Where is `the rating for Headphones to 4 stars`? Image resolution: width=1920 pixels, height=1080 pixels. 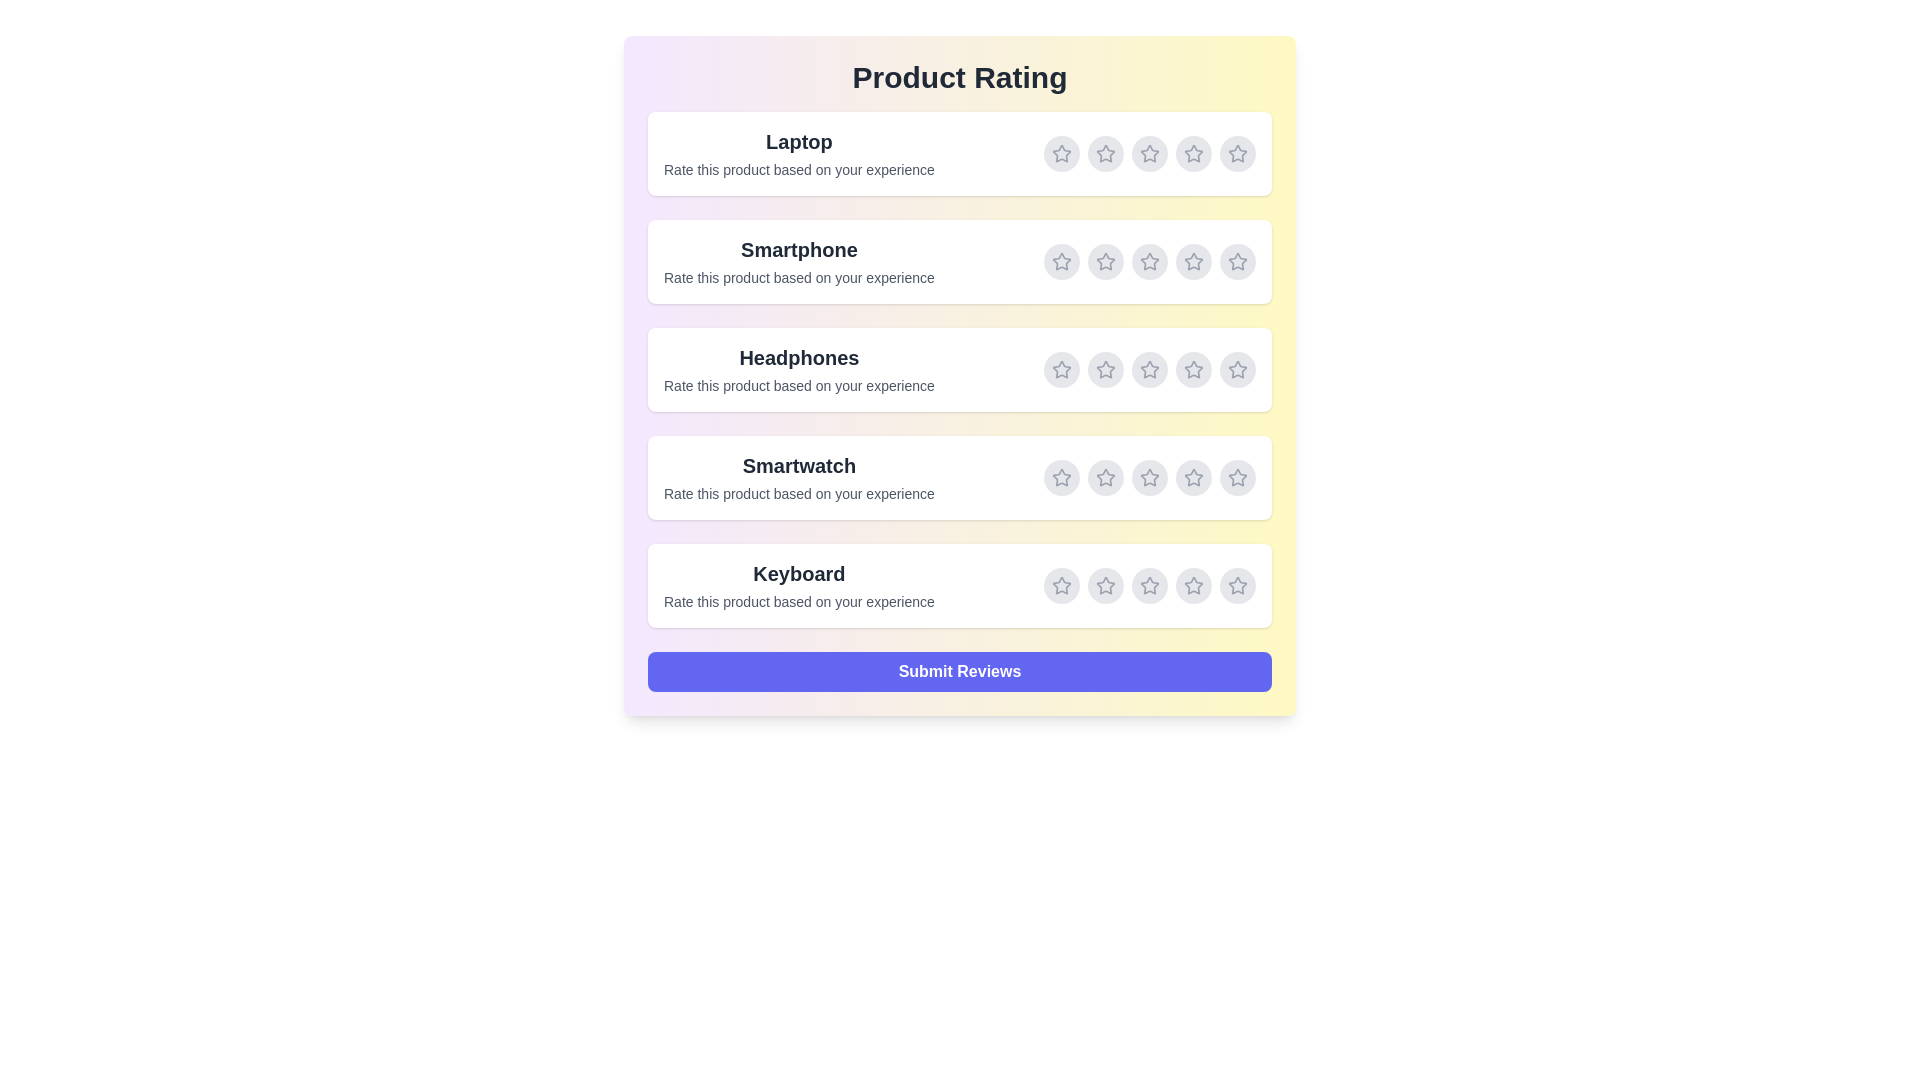
the rating for Headphones to 4 stars is located at coordinates (1194, 370).